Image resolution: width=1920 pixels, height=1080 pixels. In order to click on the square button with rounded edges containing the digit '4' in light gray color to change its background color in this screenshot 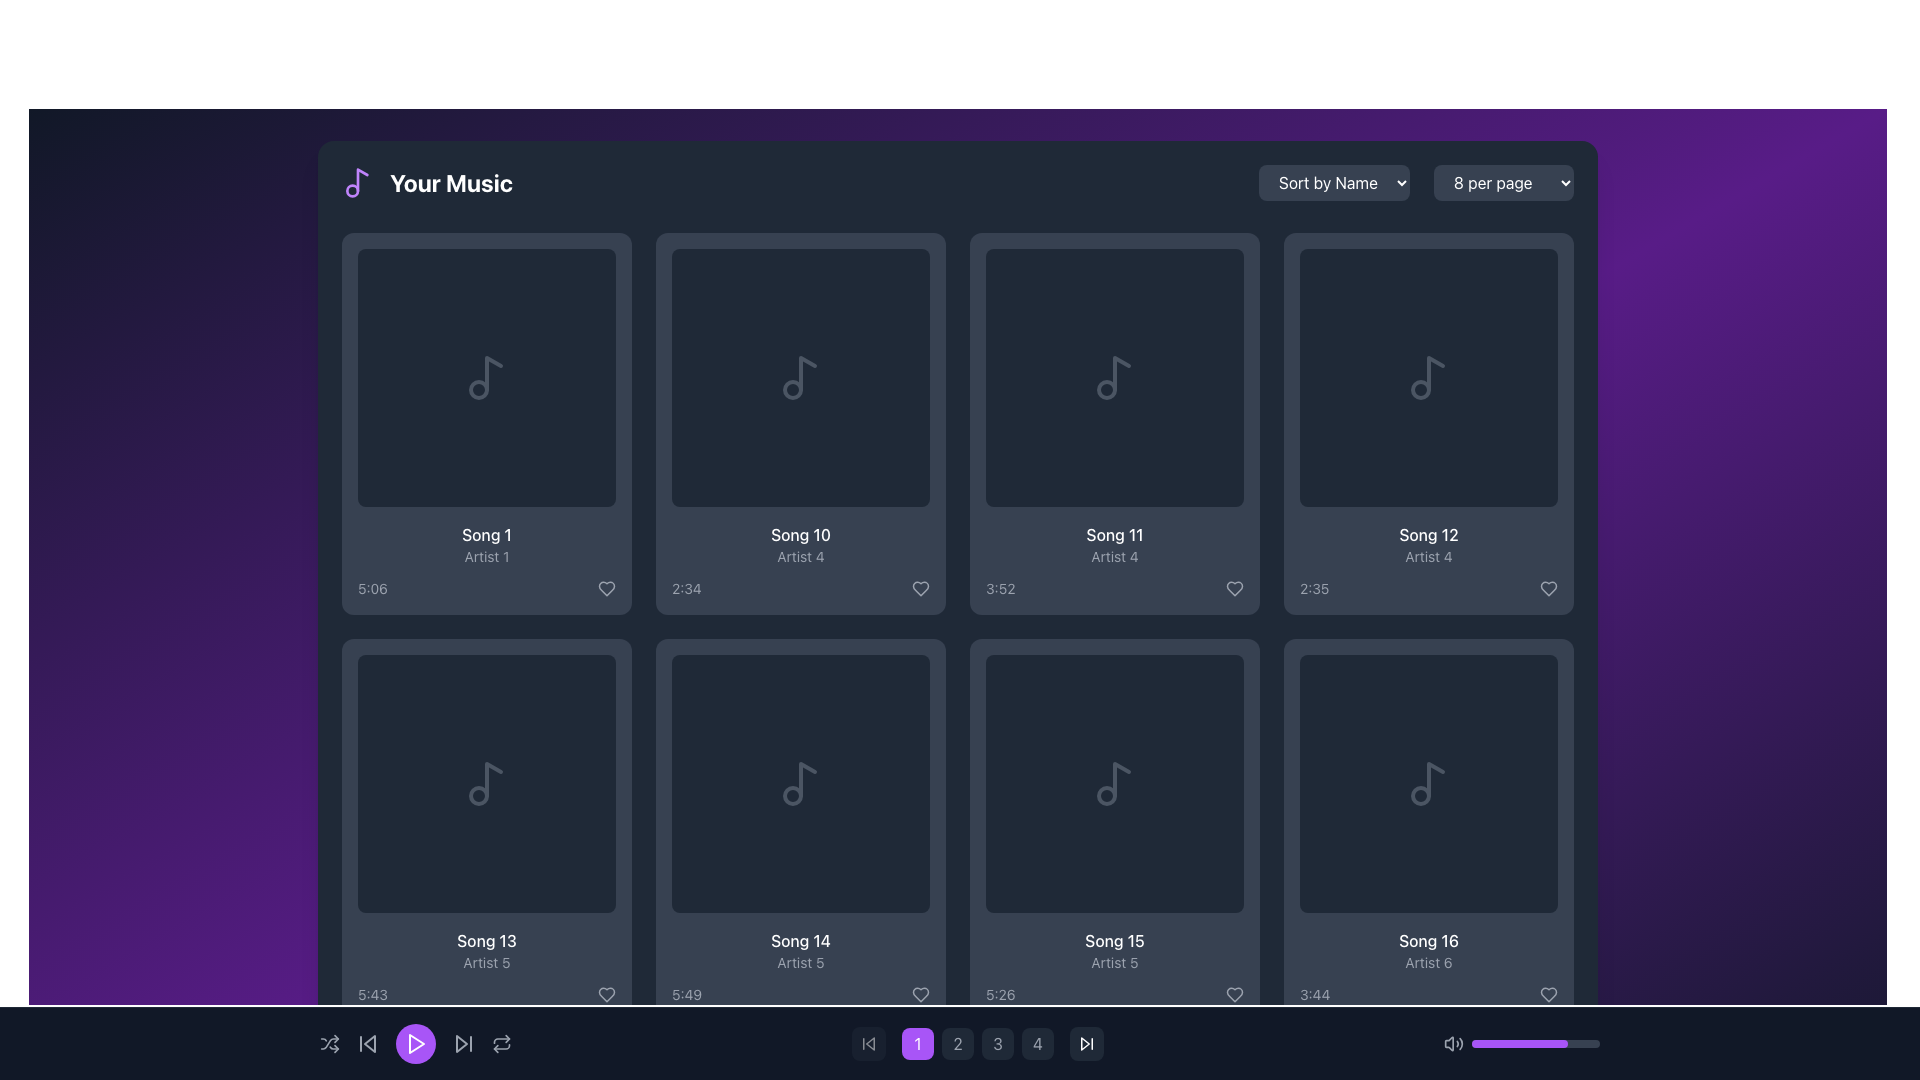, I will do `click(1037, 1043)`.